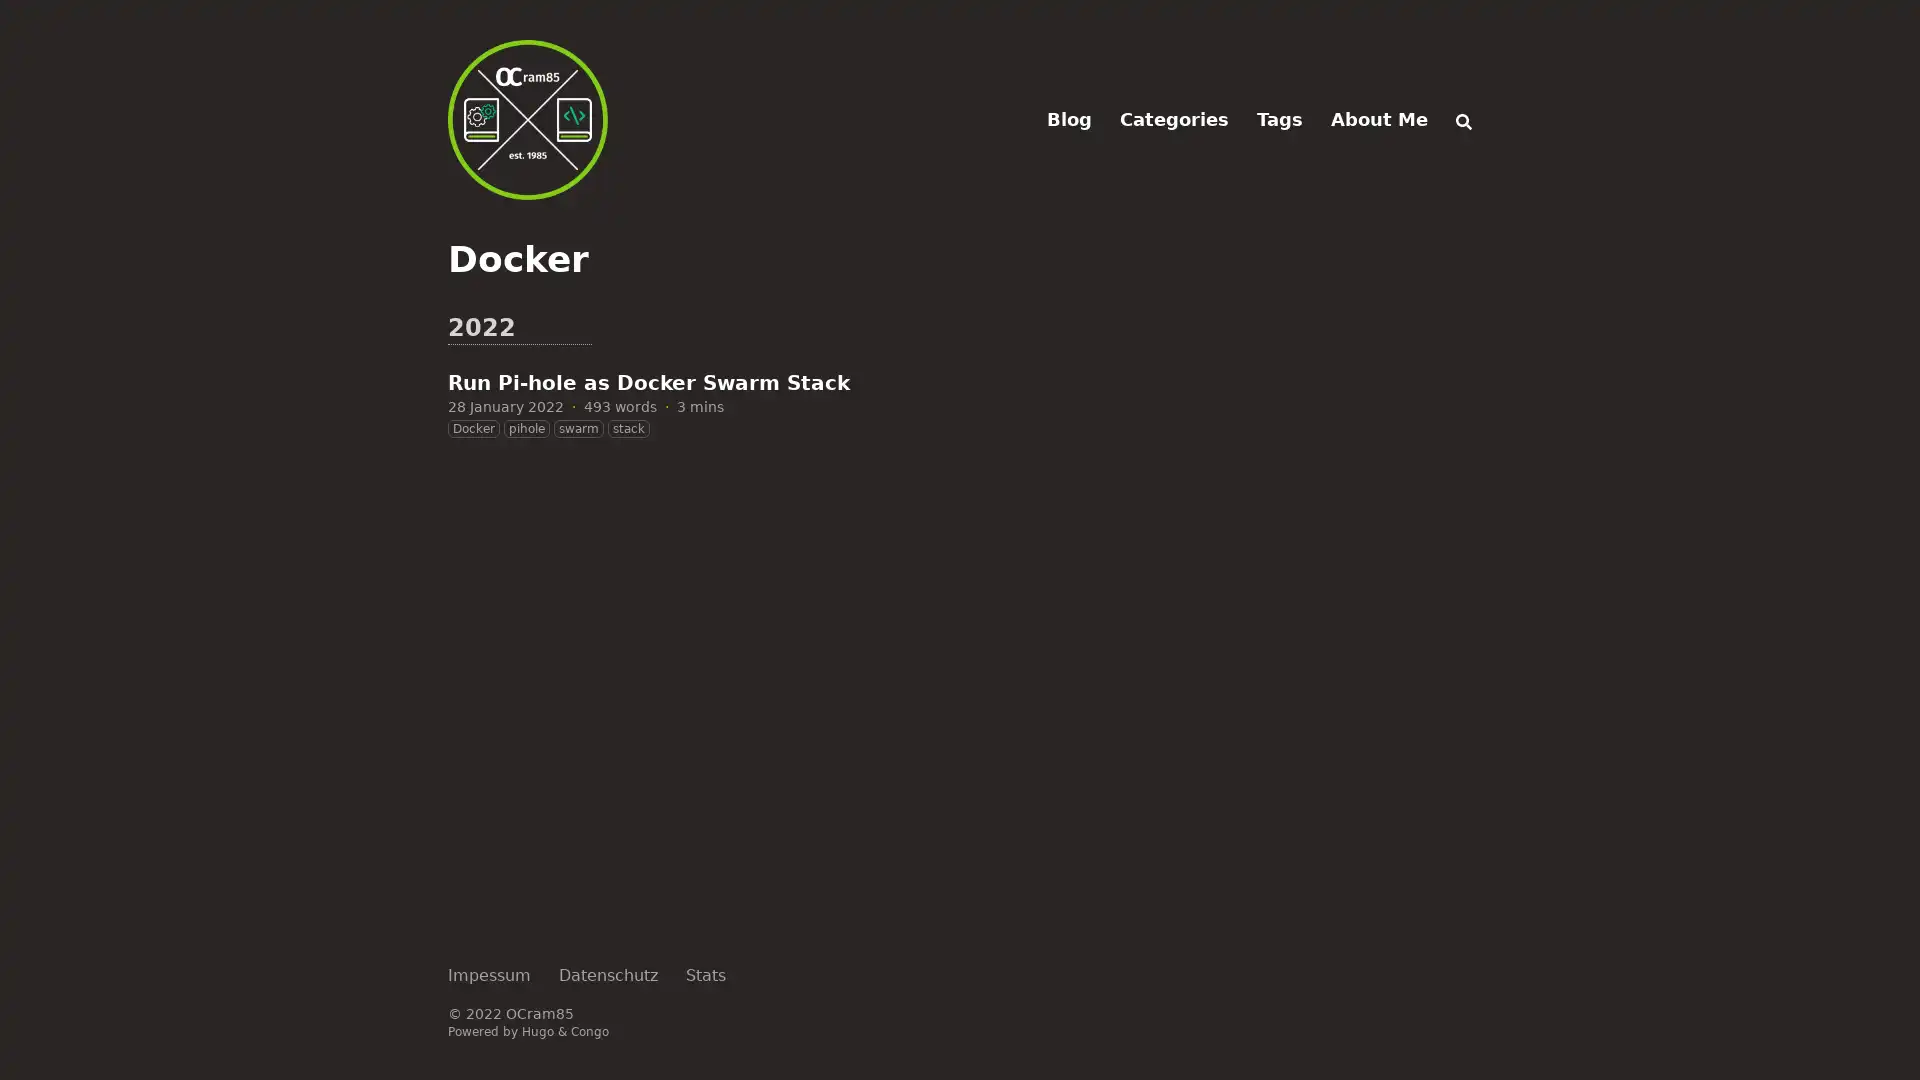 The width and height of the screenshot is (1920, 1080). Describe the element at coordinates (1464, 120) in the screenshot. I see `Search (/)` at that location.